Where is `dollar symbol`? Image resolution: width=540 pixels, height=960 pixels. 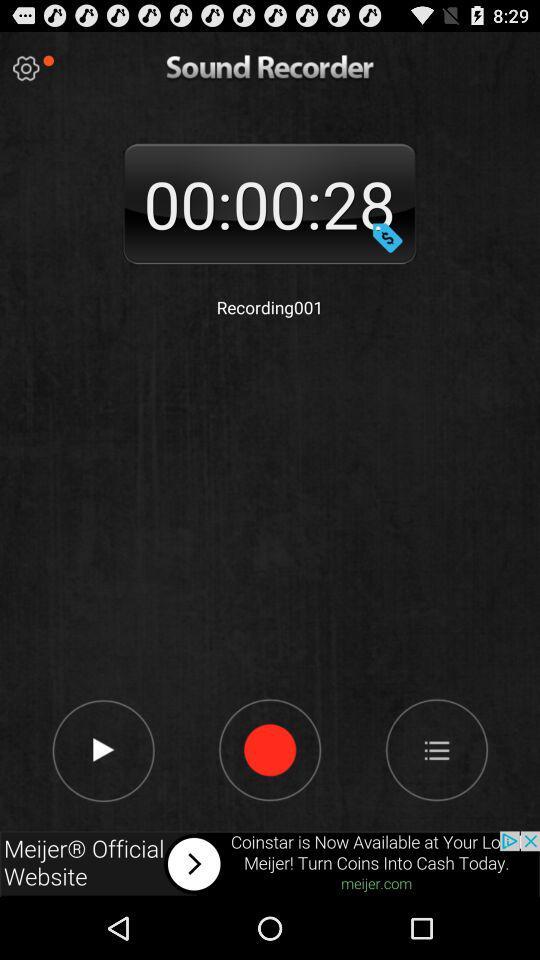 dollar symbol is located at coordinates (387, 237).